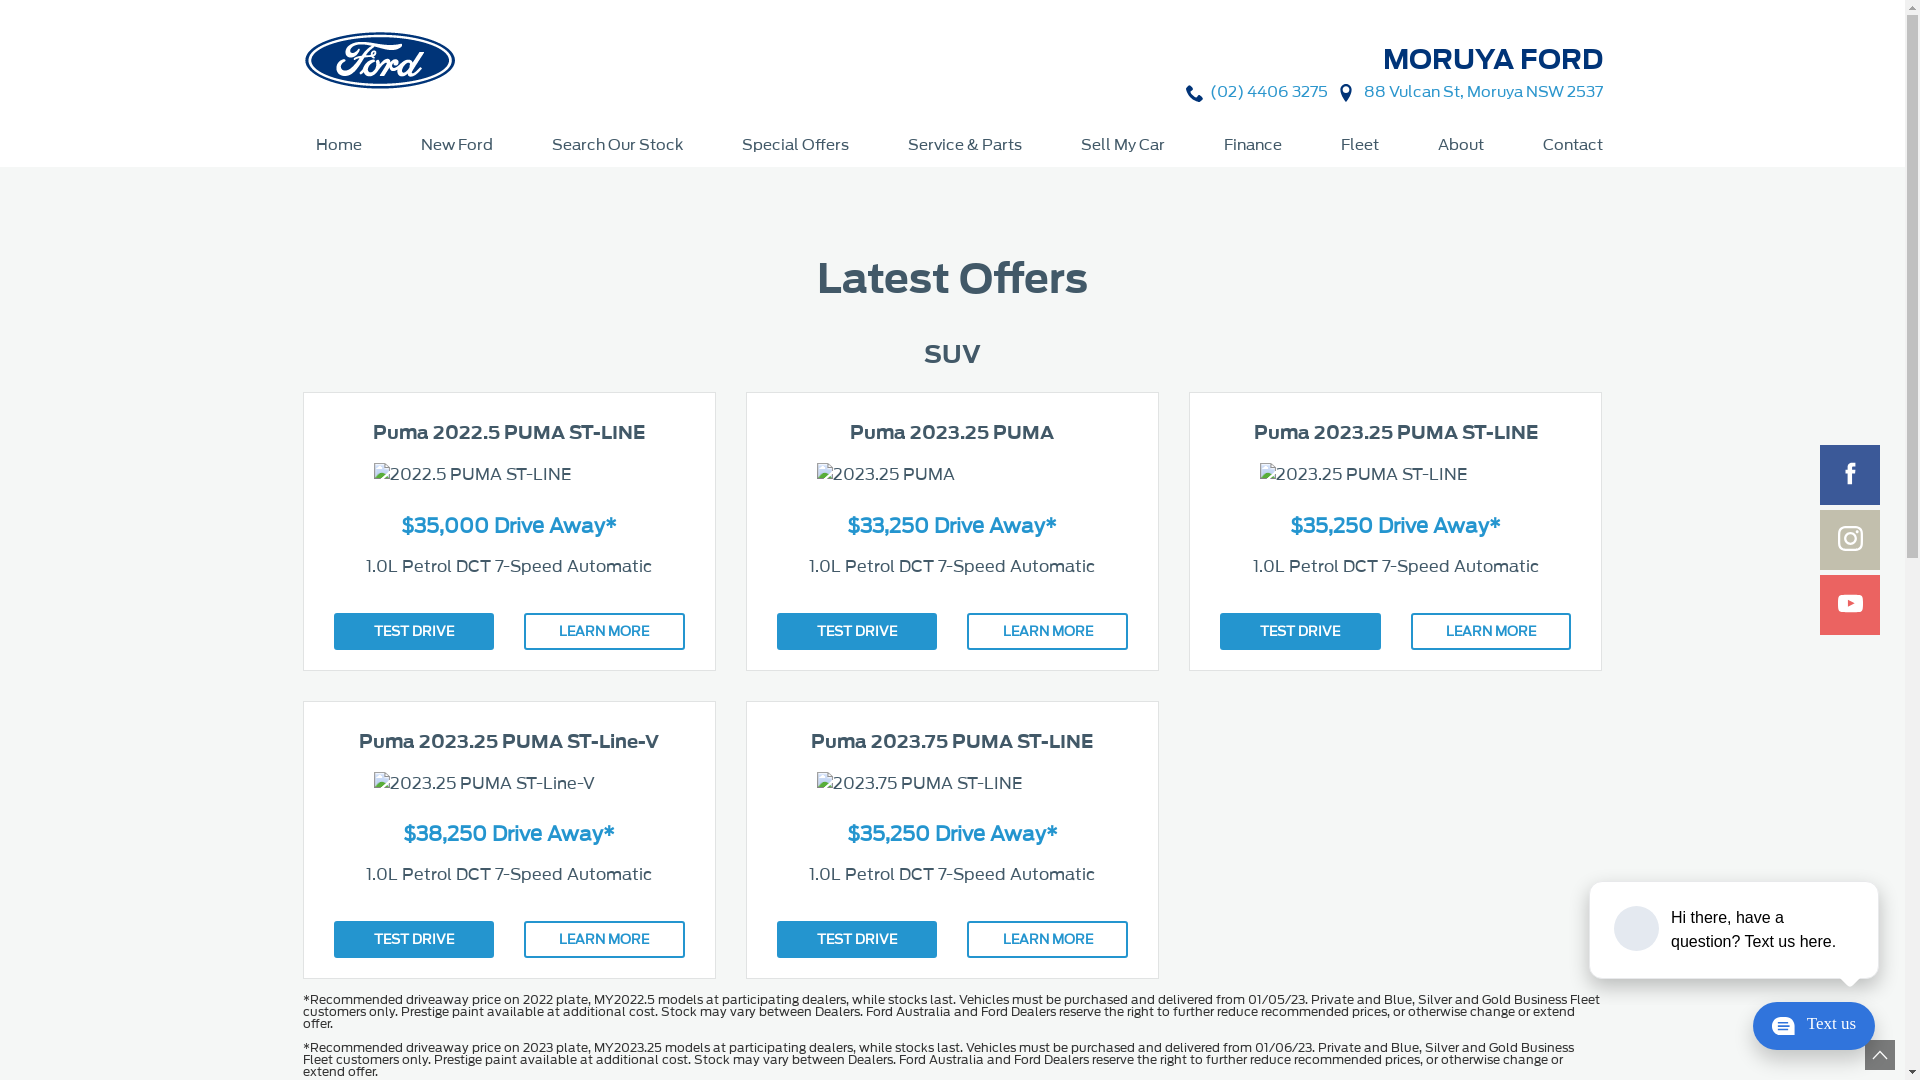 The height and width of the screenshot is (1080, 1920). I want to click on 'Search Our Stock', so click(615, 144).